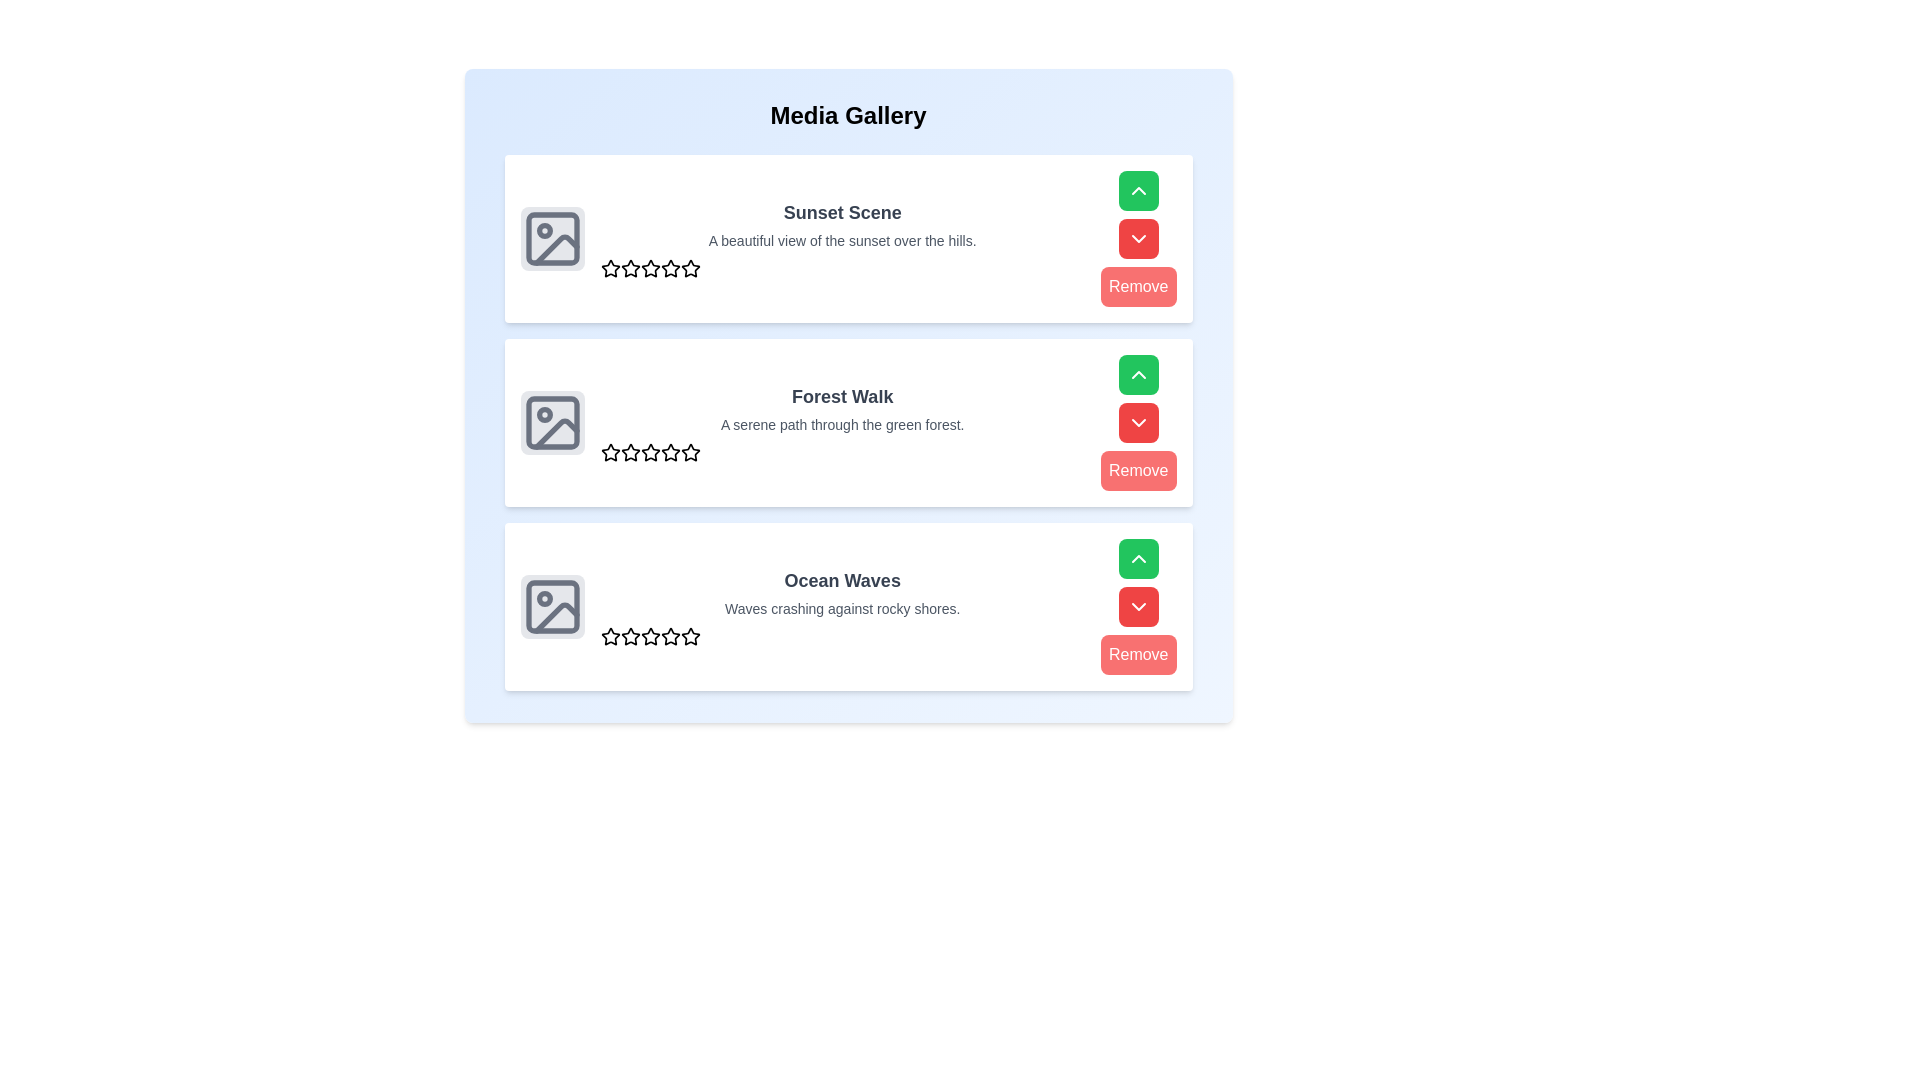 The width and height of the screenshot is (1920, 1080). I want to click on 'Remove' button for the media item titled 'Forest Walk', so click(1138, 470).